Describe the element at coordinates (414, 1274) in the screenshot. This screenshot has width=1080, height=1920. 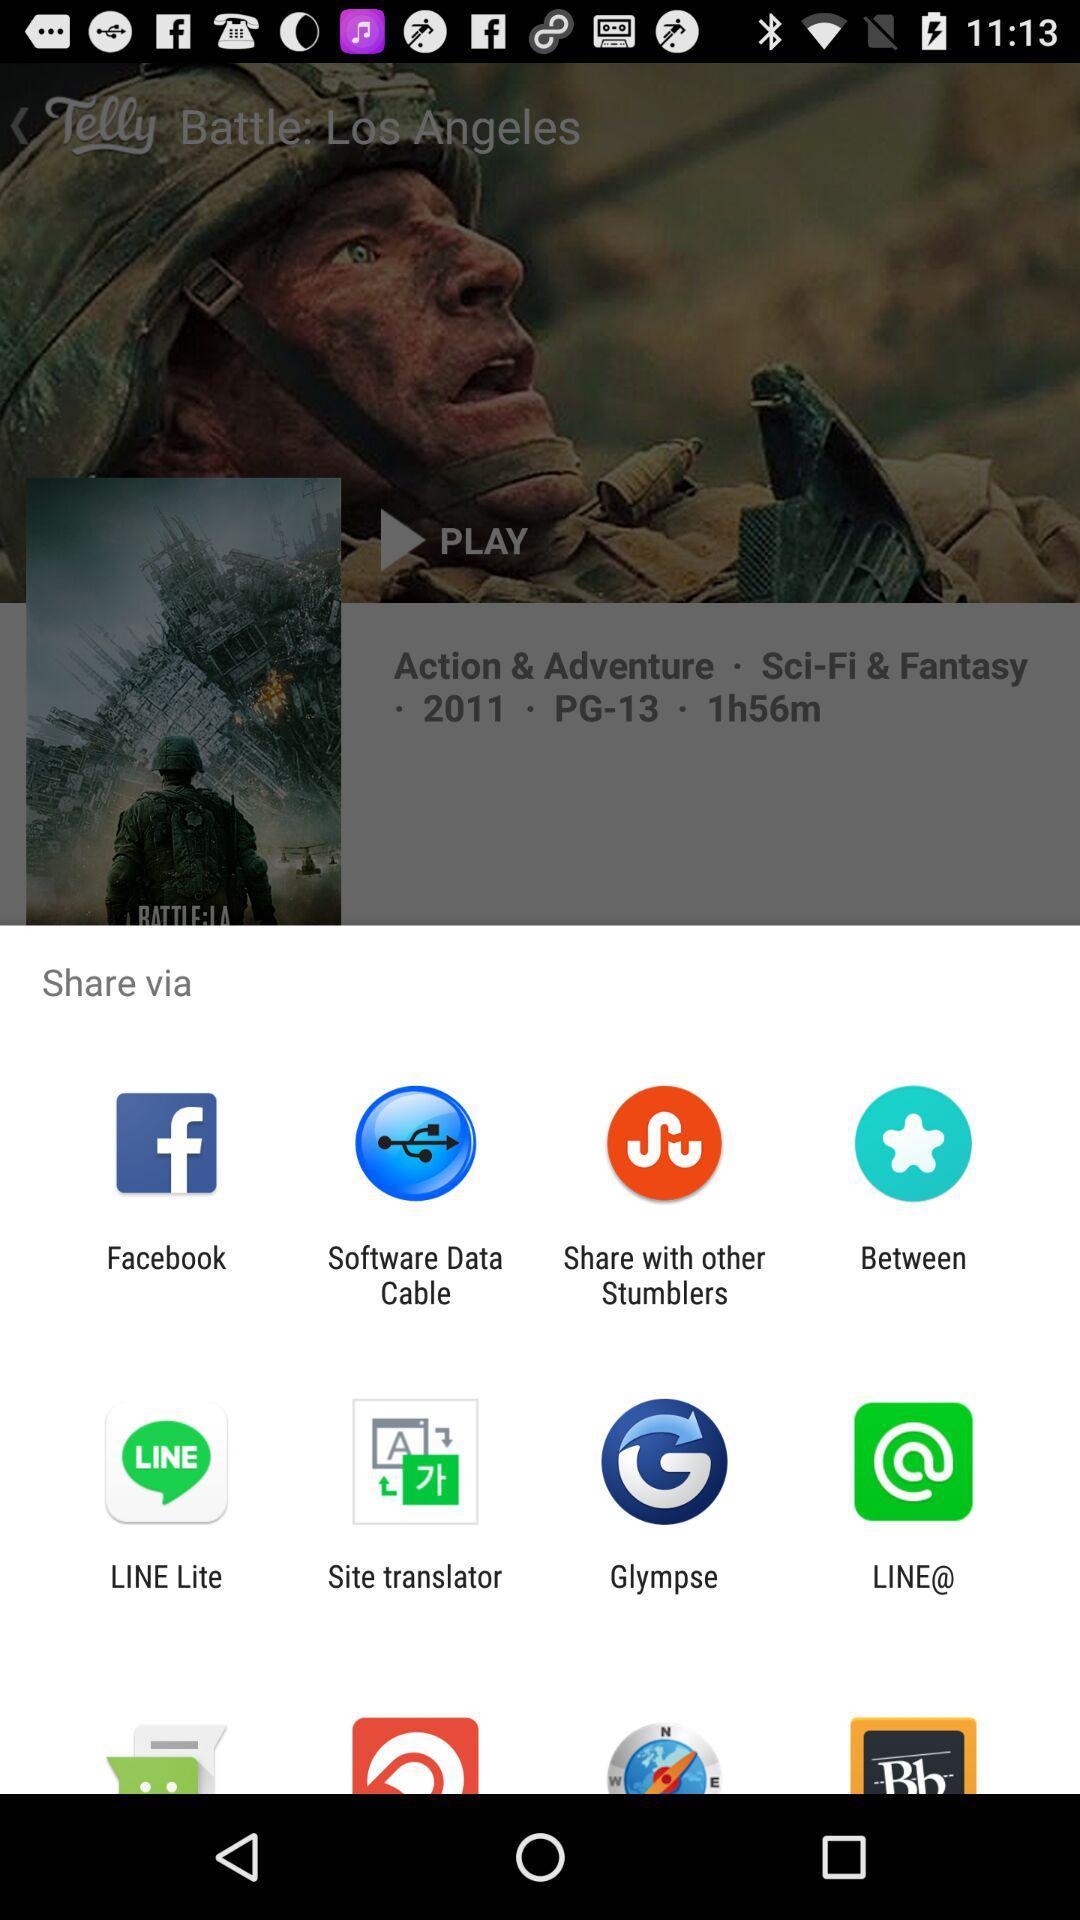
I see `software data cable` at that location.